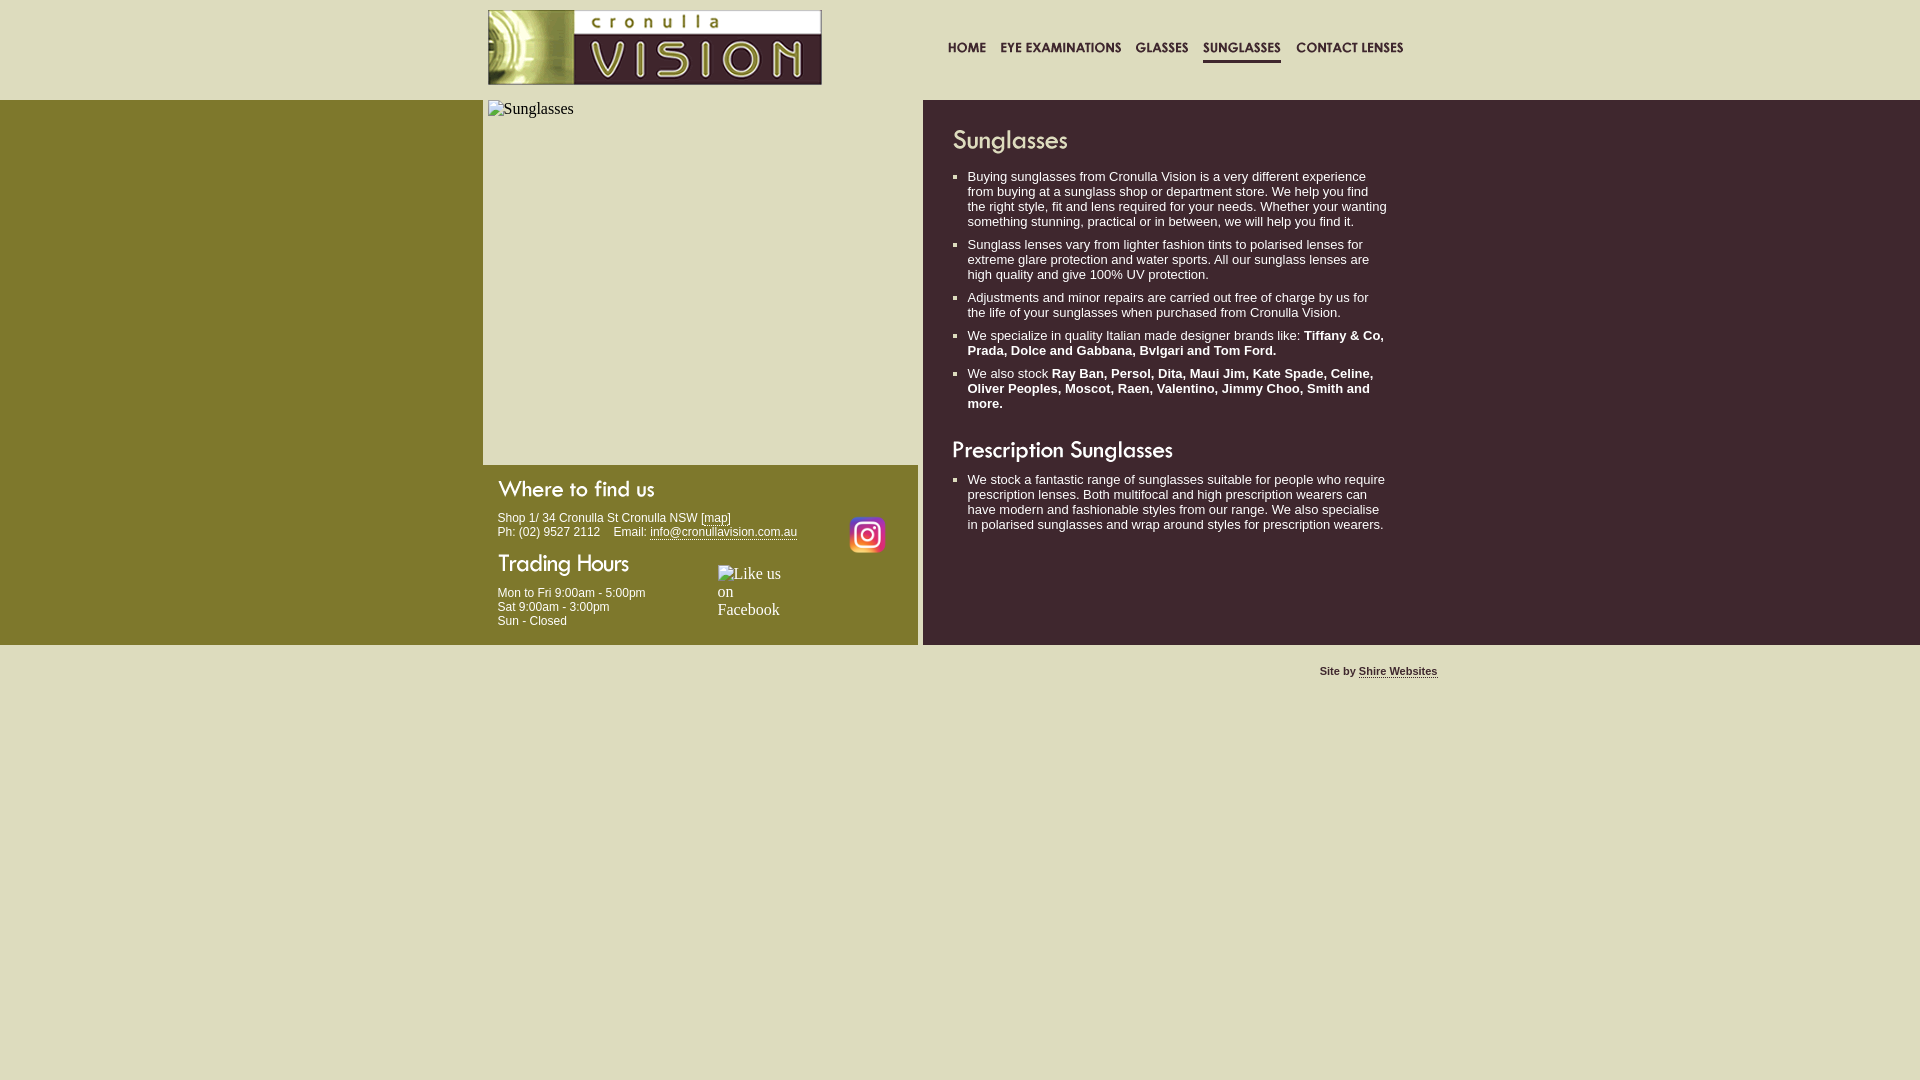 The image size is (1920, 1080). I want to click on 'Sunglasses', so click(1200, 50).